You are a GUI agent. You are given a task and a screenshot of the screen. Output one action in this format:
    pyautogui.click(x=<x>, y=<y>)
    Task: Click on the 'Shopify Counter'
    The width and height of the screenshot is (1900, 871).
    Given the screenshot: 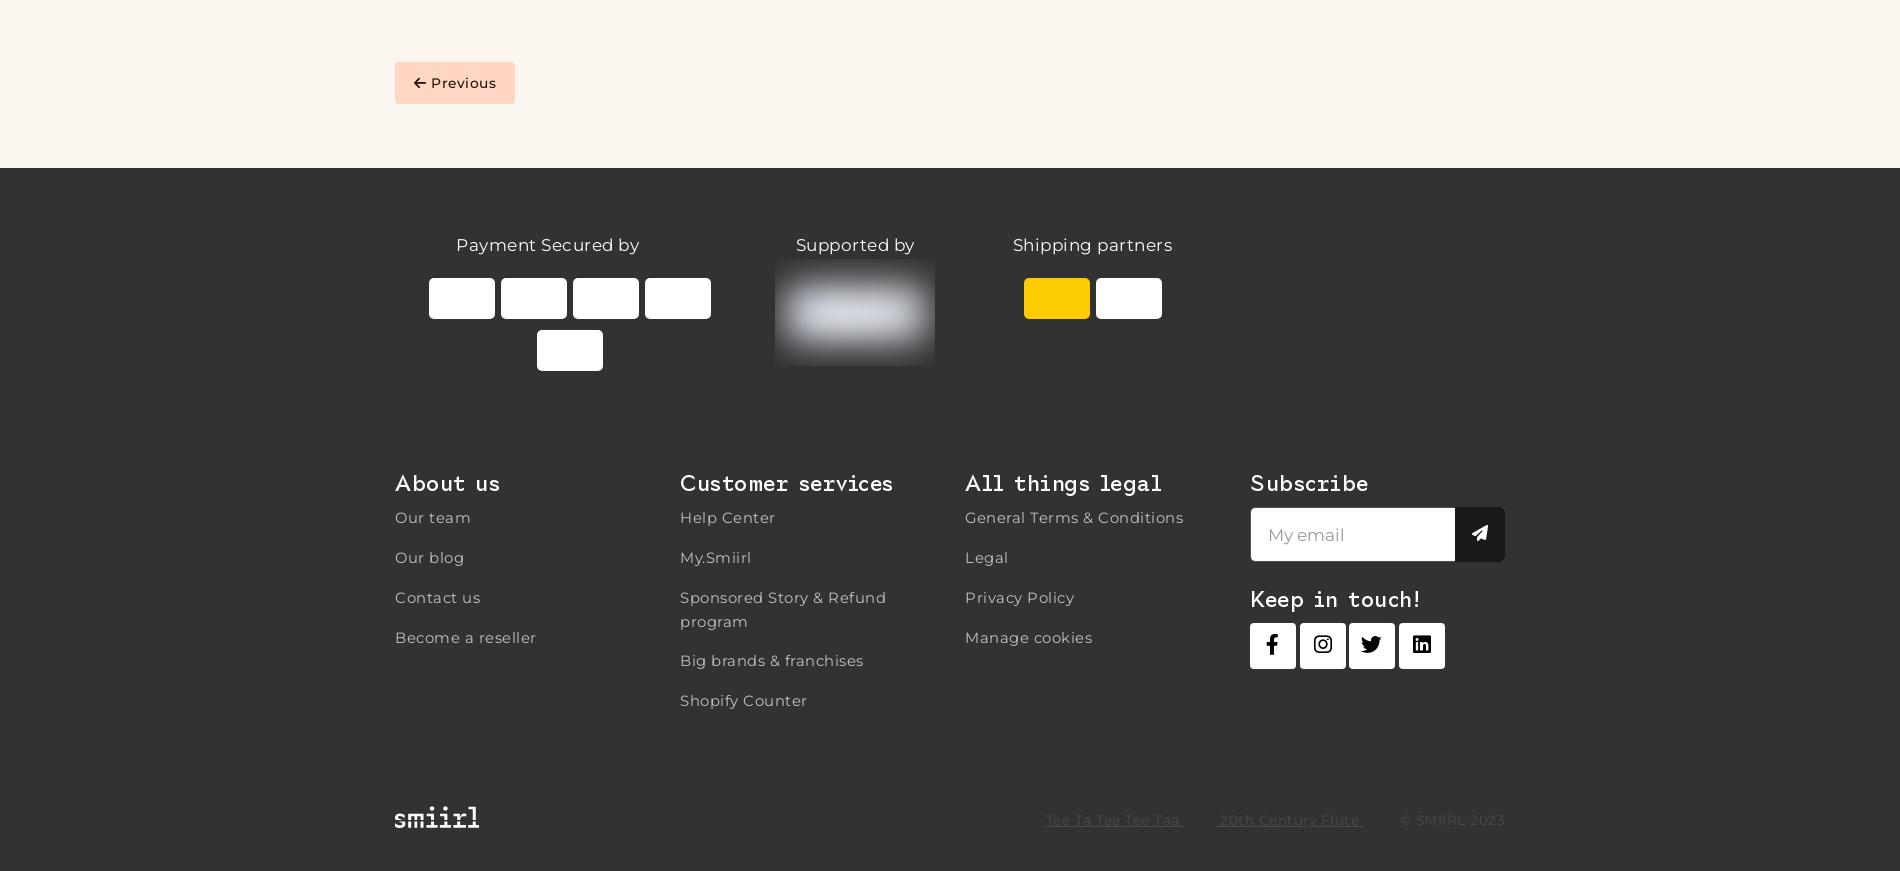 What is the action you would take?
    pyautogui.click(x=742, y=699)
    